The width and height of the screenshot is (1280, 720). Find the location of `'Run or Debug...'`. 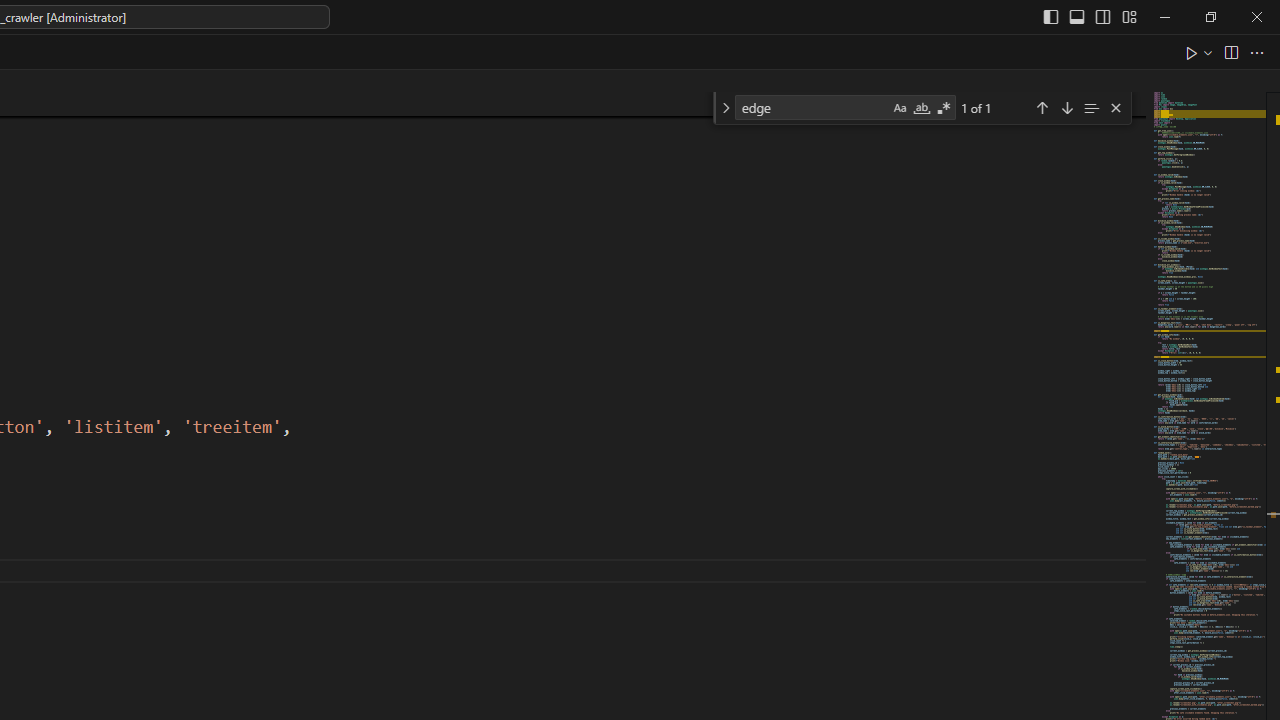

'Run or Debug...' is located at coordinates (1207, 51).